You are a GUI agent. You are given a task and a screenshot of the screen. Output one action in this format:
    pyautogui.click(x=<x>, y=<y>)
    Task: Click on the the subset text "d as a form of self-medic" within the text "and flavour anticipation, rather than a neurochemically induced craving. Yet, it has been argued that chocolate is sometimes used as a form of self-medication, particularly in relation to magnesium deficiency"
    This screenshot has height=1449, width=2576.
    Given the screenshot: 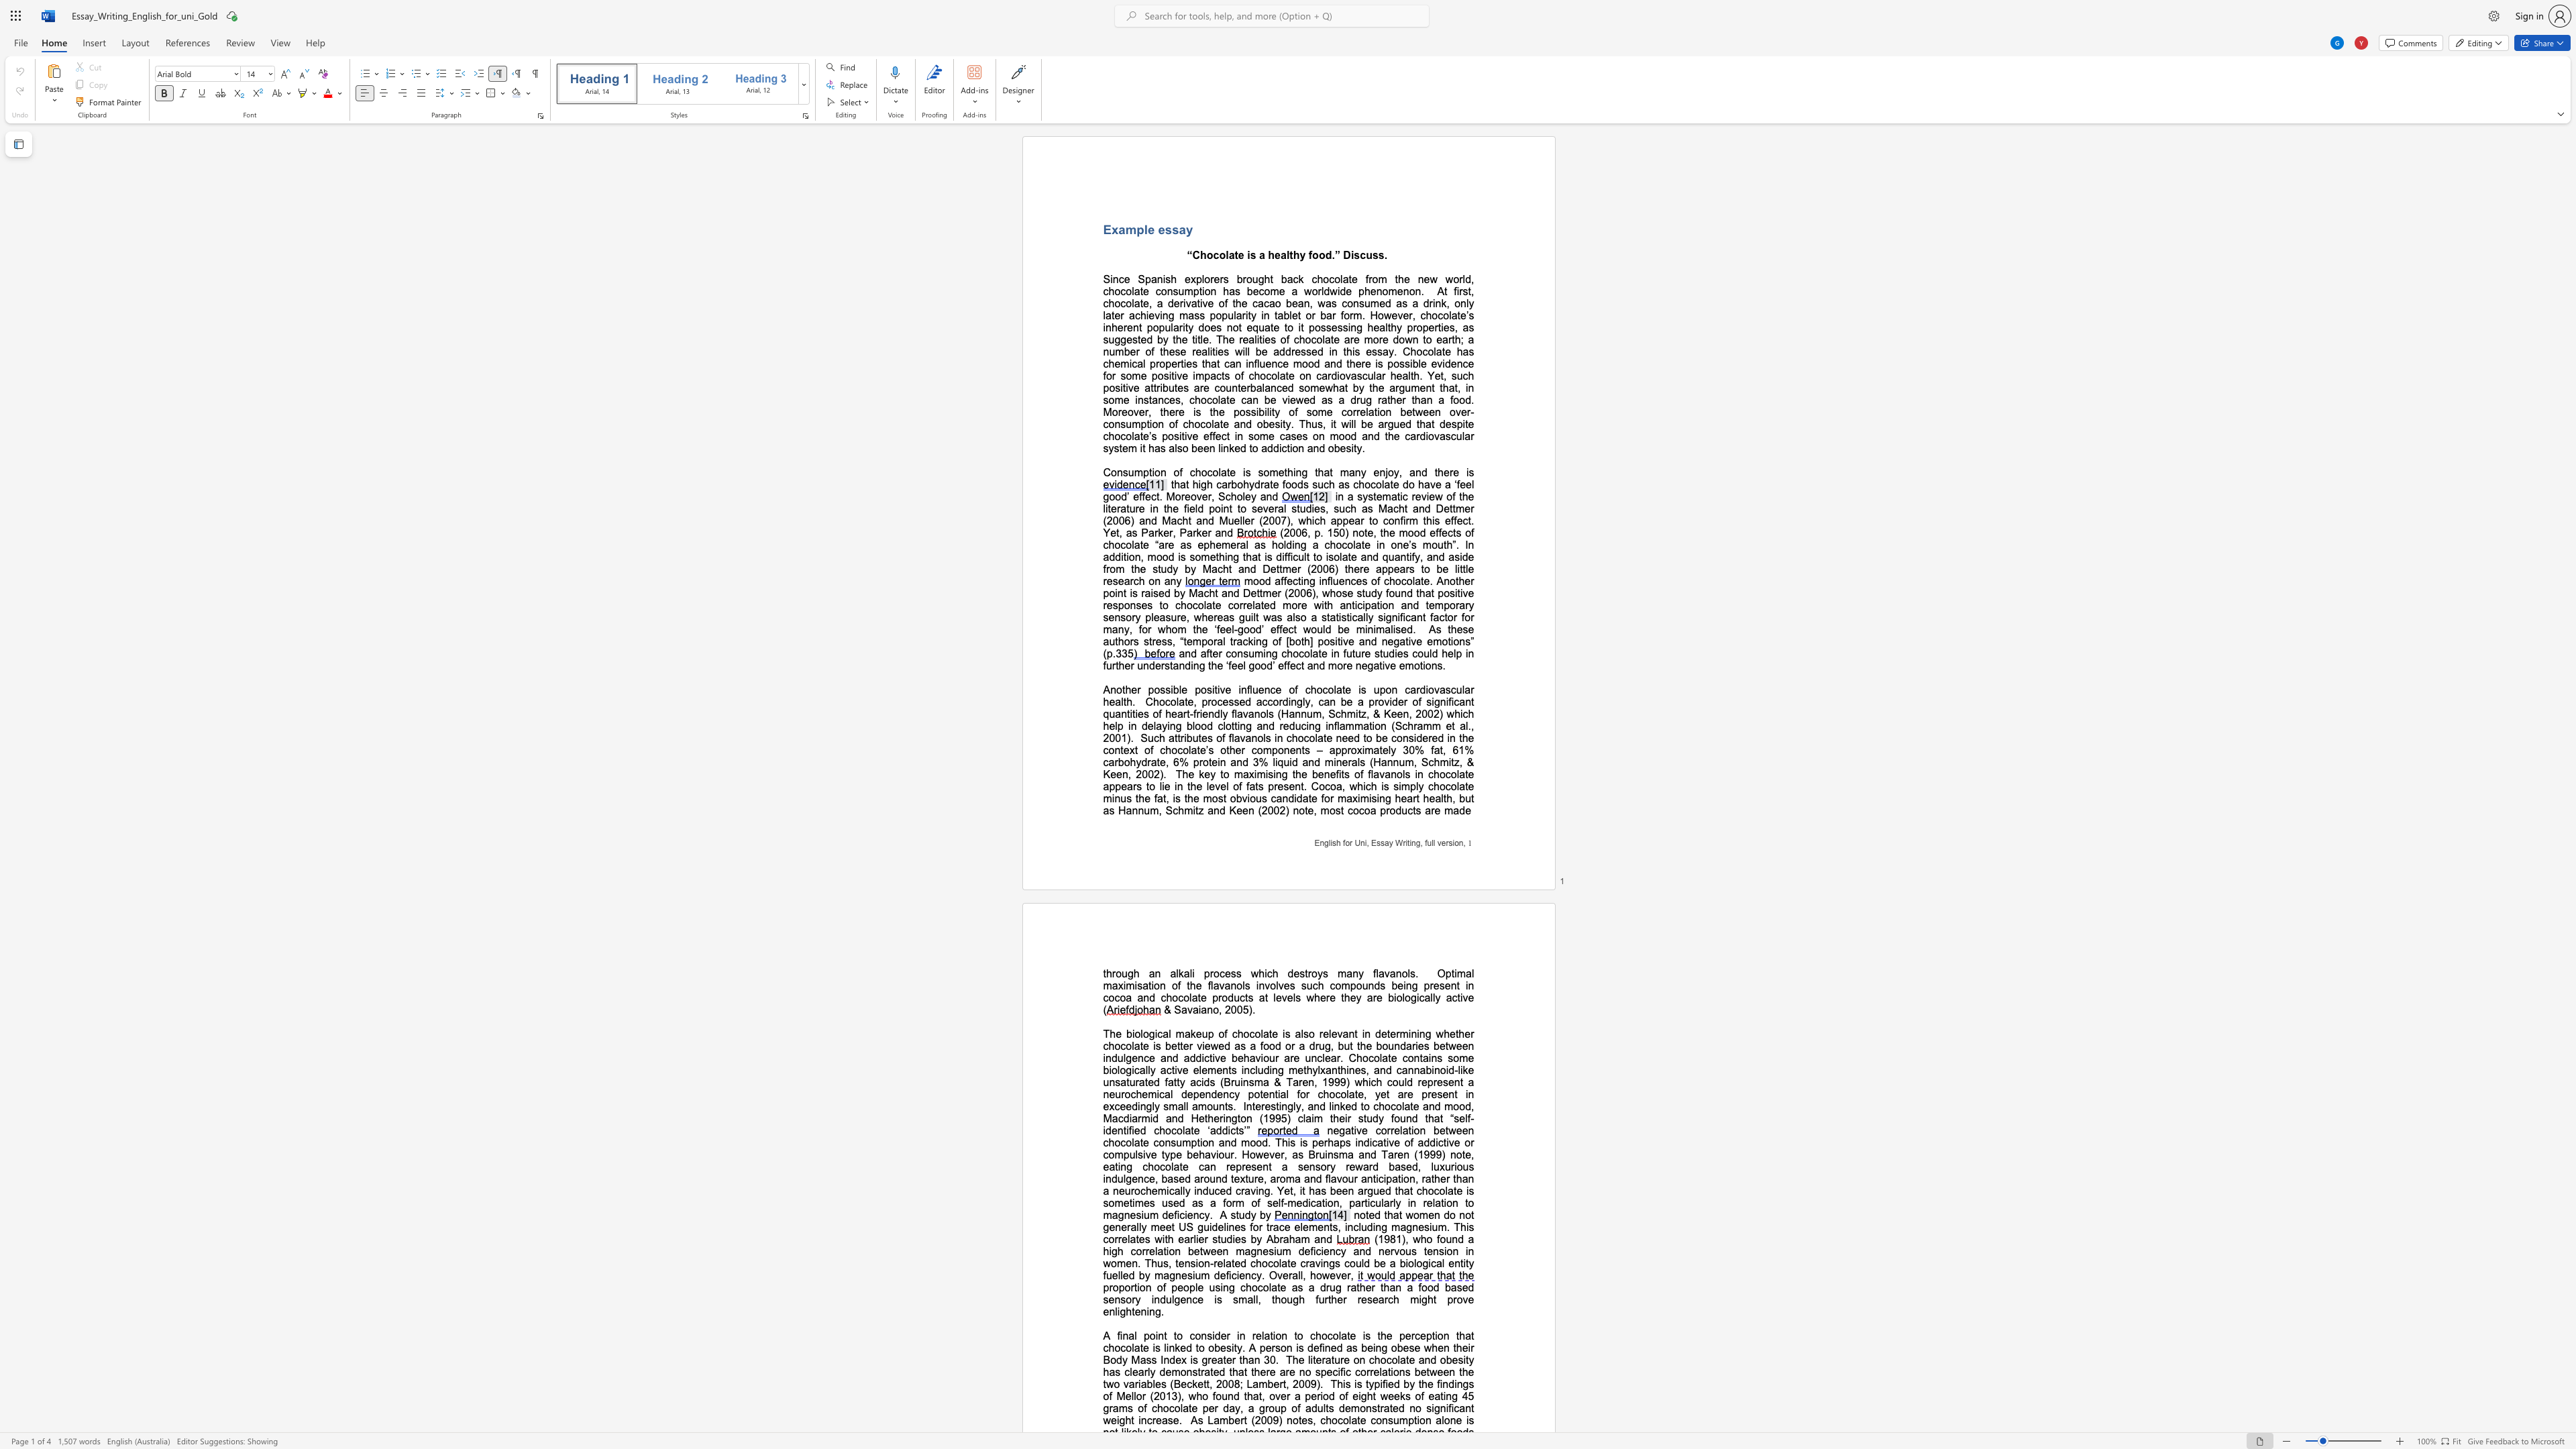 What is the action you would take?
    pyautogui.click(x=1177, y=1203)
    